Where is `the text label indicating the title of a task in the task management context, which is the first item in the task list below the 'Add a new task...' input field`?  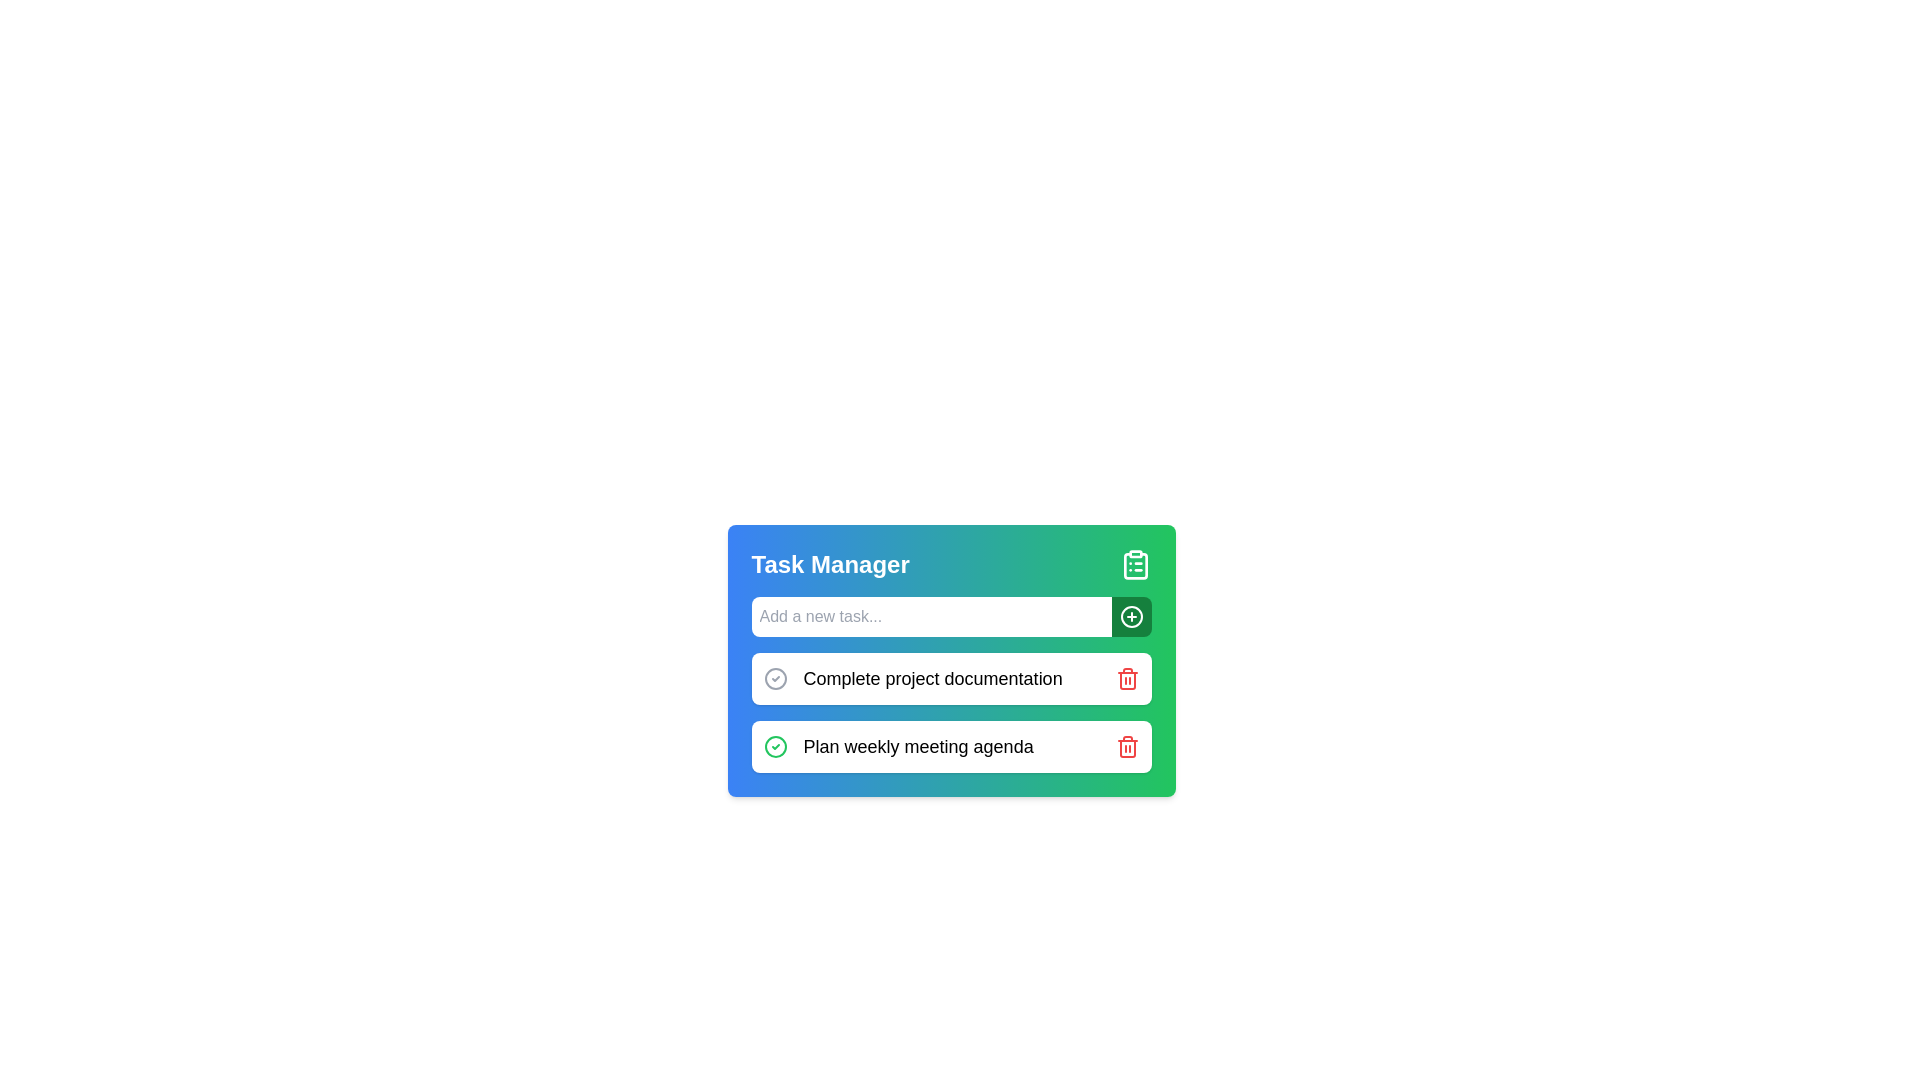
the text label indicating the title of a task in the task management context, which is the first item in the task list below the 'Add a new task...' input field is located at coordinates (912, 677).